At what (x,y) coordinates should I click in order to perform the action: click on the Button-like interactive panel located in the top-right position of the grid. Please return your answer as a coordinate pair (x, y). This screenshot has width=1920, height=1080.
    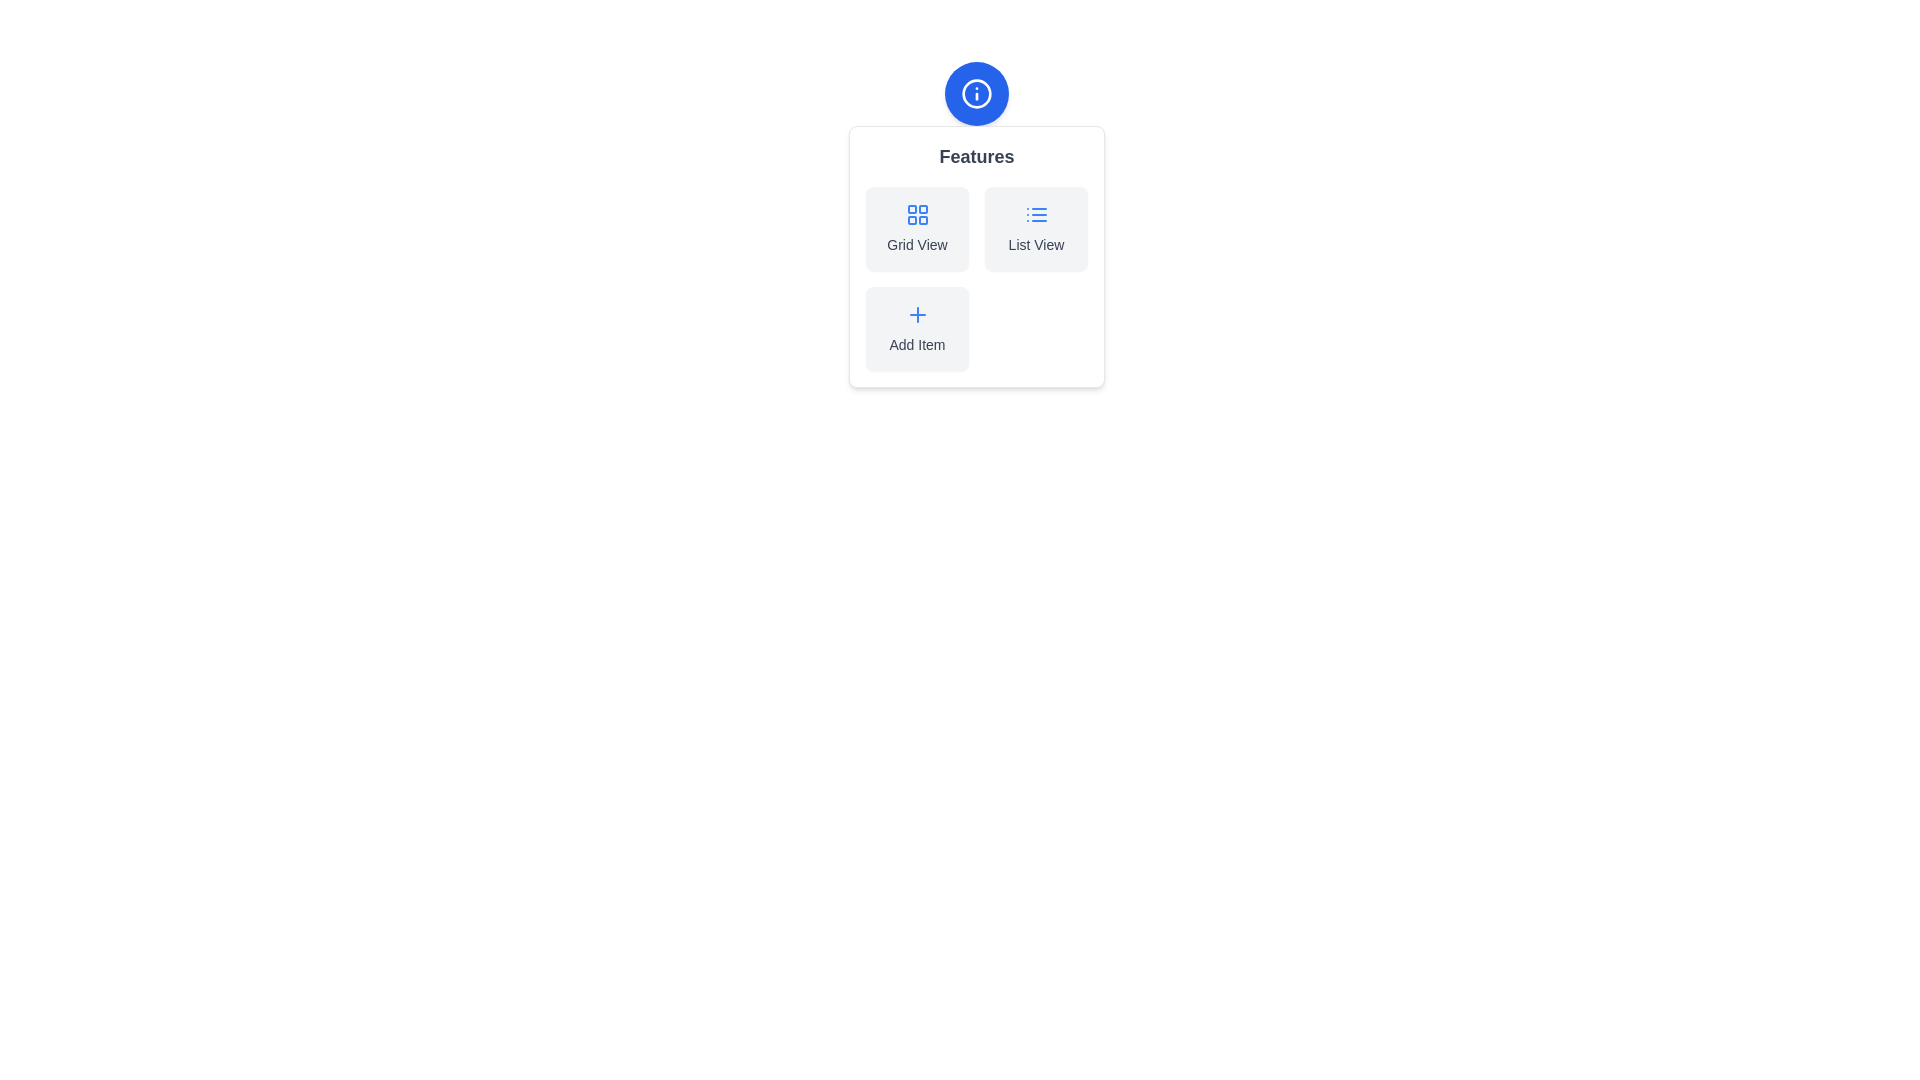
    Looking at the image, I should click on (1036, 227).